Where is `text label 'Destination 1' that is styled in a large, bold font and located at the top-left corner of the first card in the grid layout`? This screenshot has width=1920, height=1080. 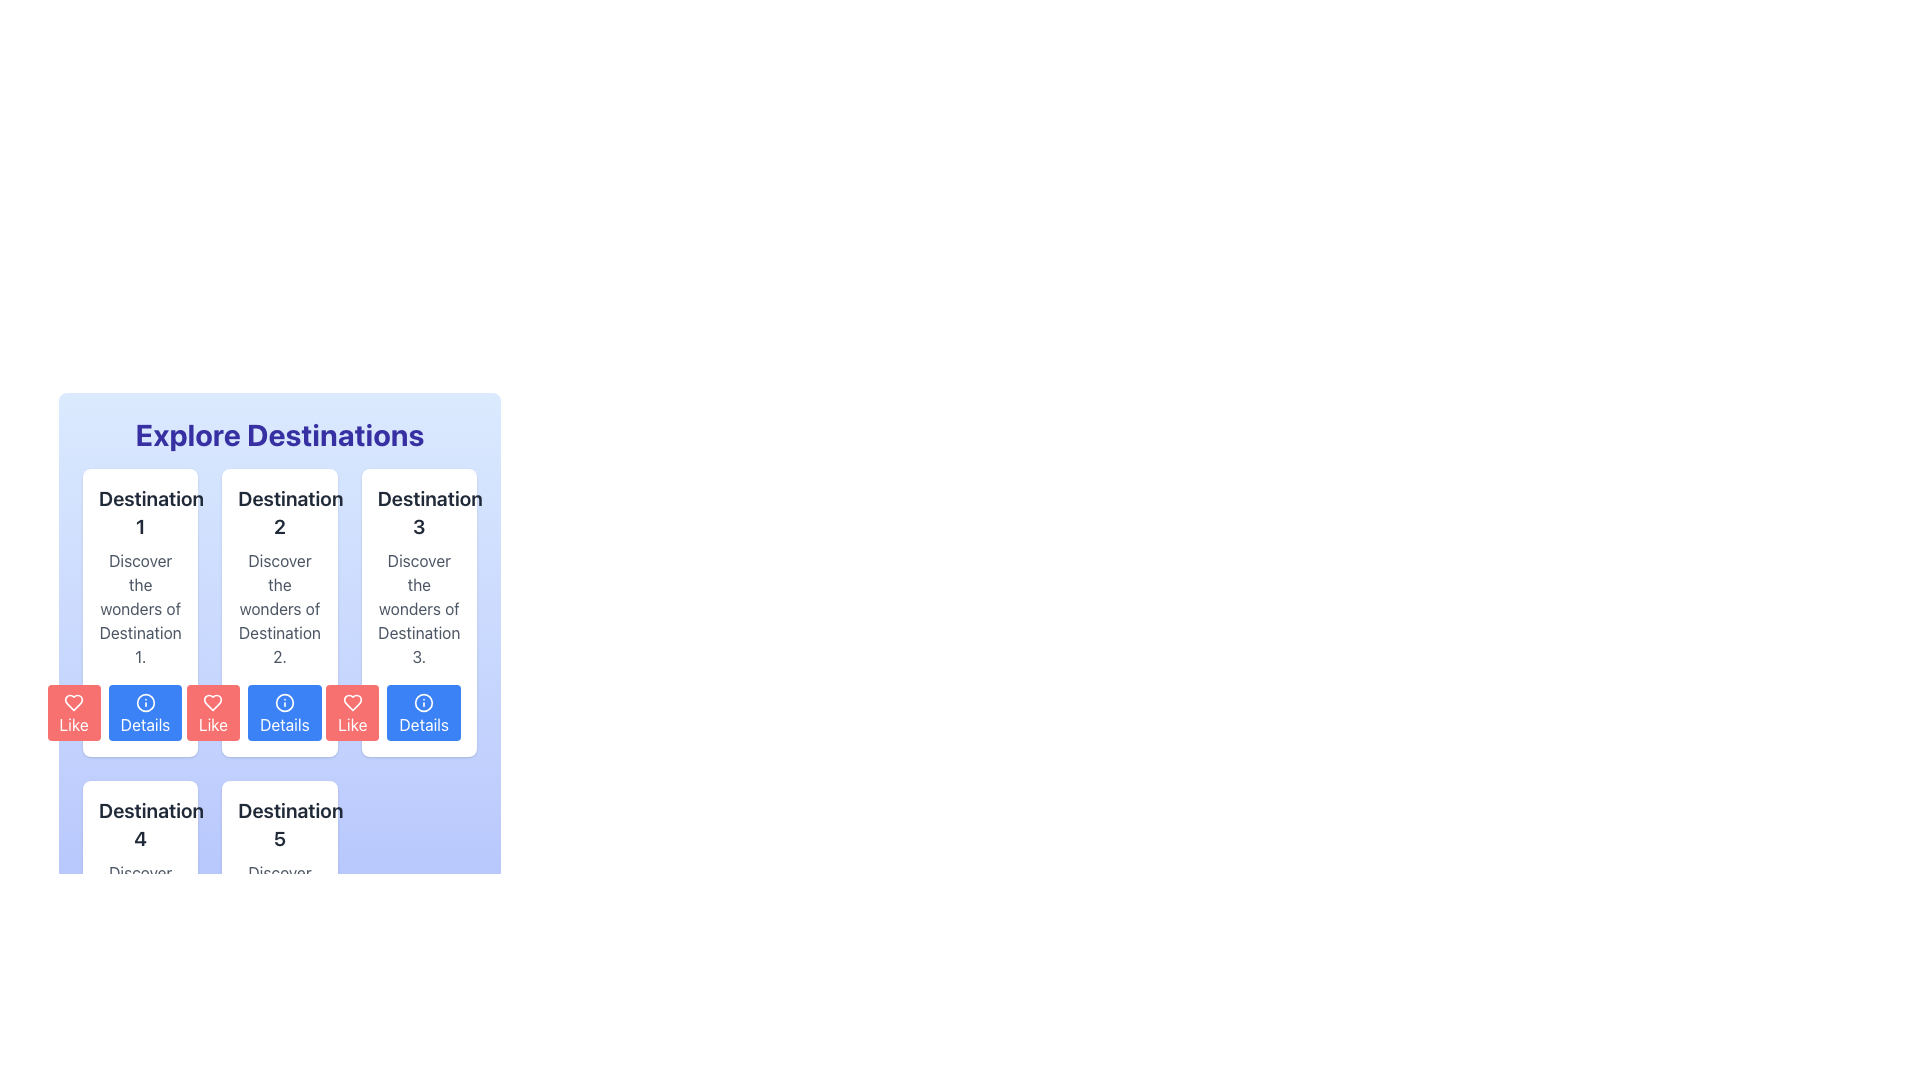
text label 'Destination 1' that is styled in a large, bold font and located at the top-left corner of the first card in the grid layout is located at coordinates (139, 512).